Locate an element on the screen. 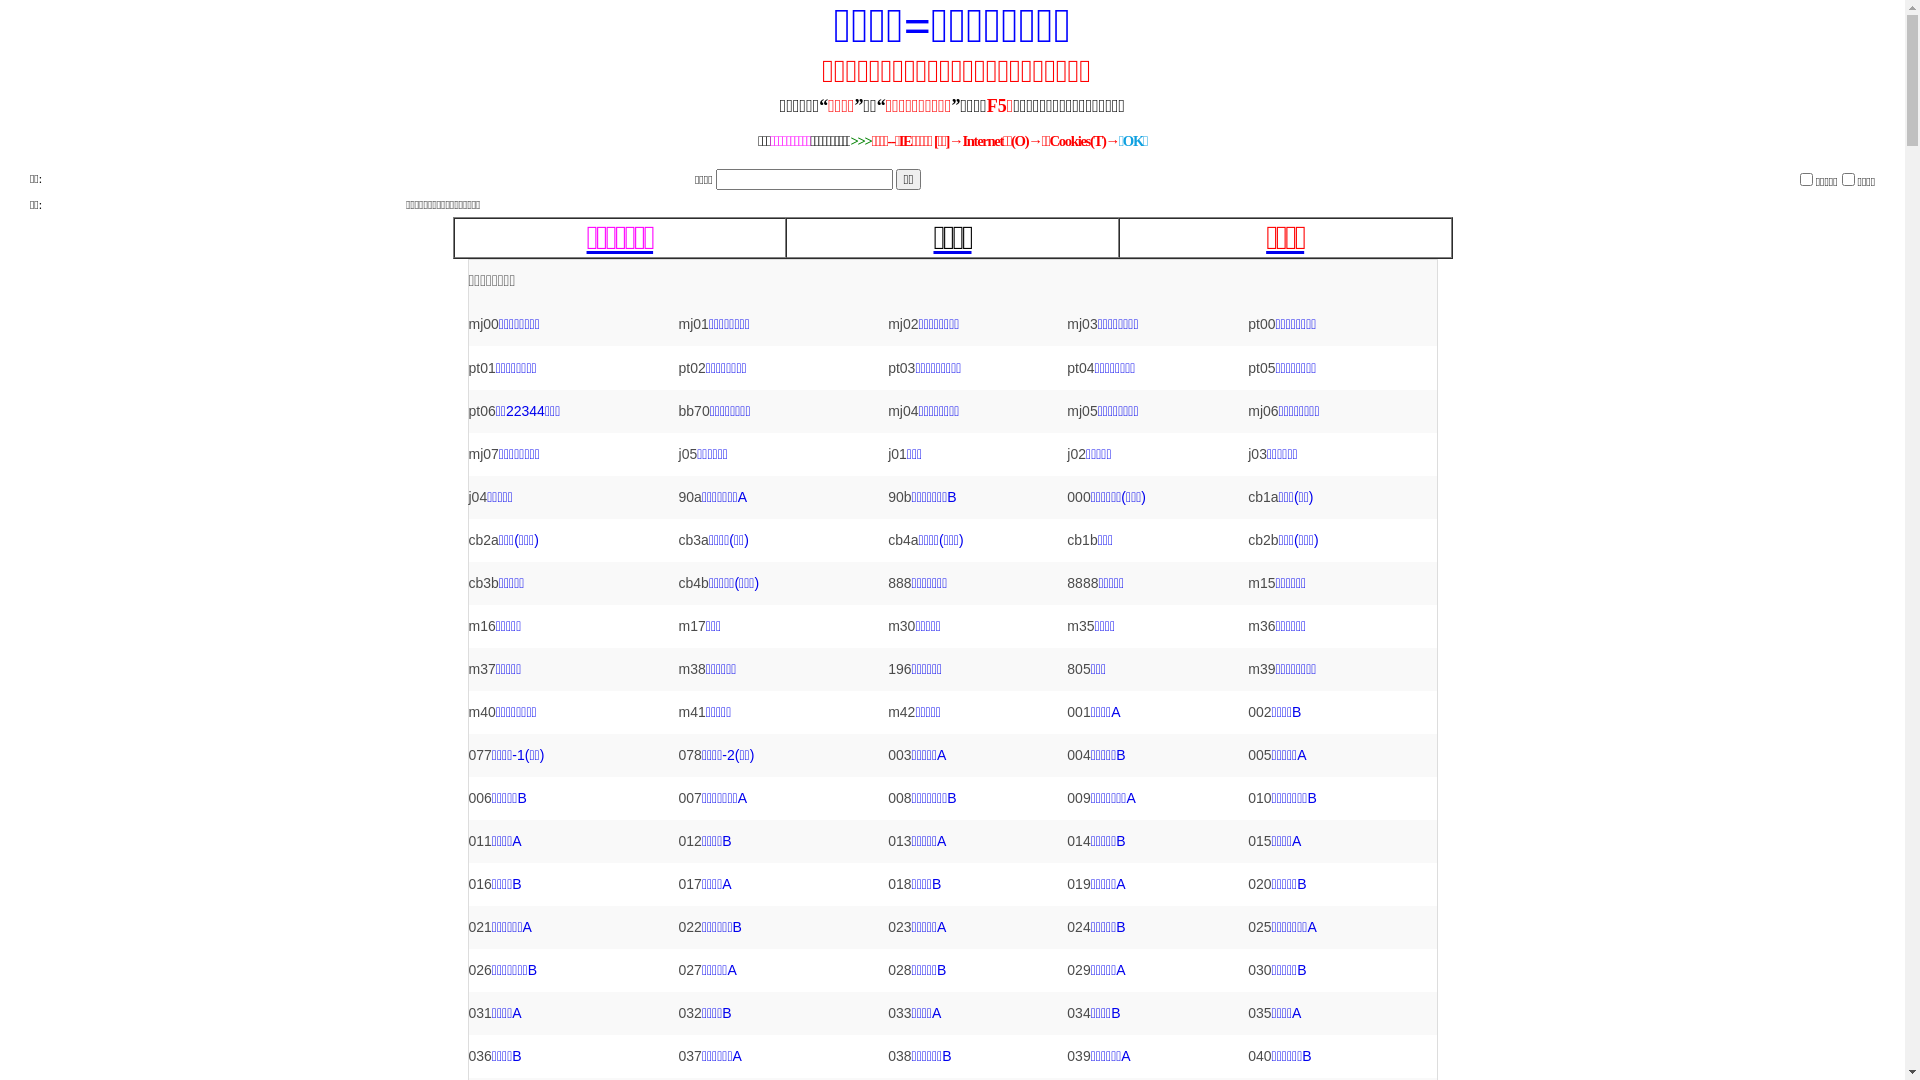 The height and width of the screenshot is (1080, 1920). 'cb4a' is located at coordinates (901, 540).